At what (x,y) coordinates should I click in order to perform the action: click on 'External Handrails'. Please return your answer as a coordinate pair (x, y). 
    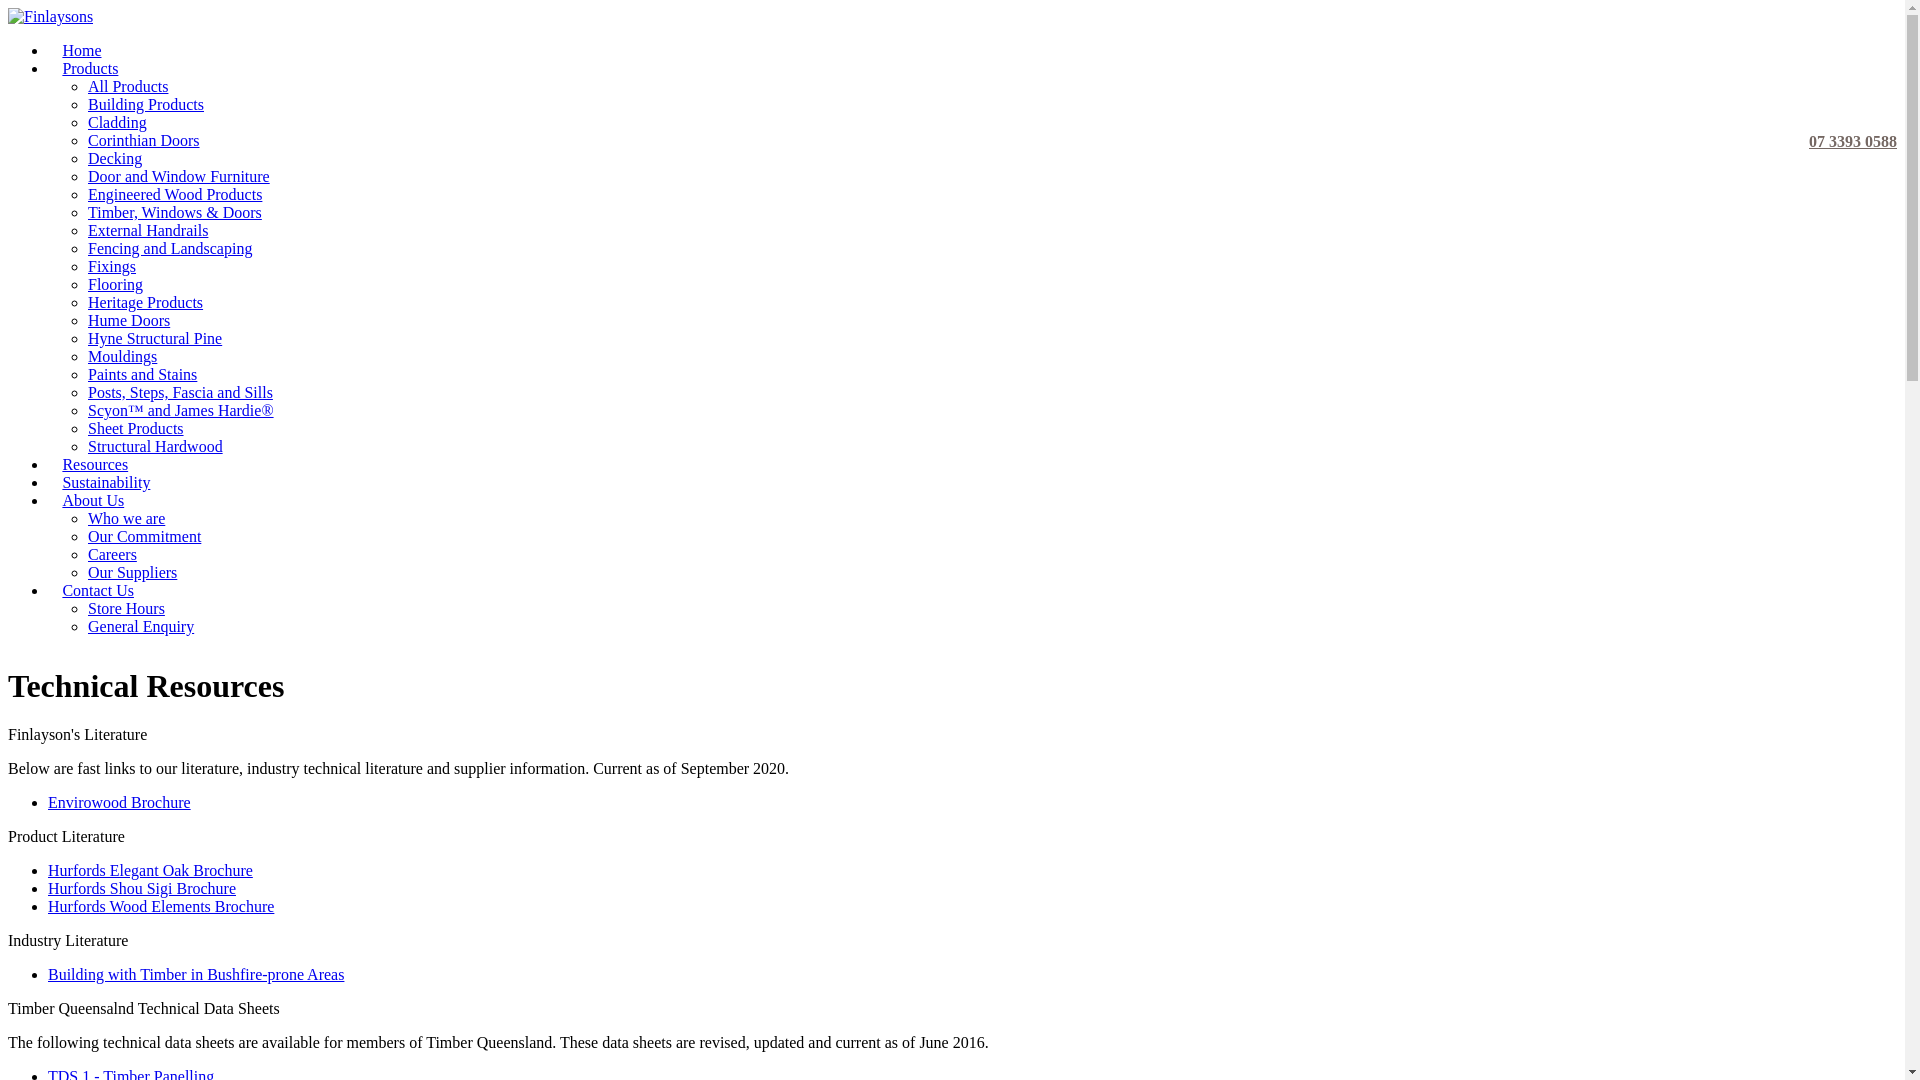
    Looking at the image, I should click on (147, 229).